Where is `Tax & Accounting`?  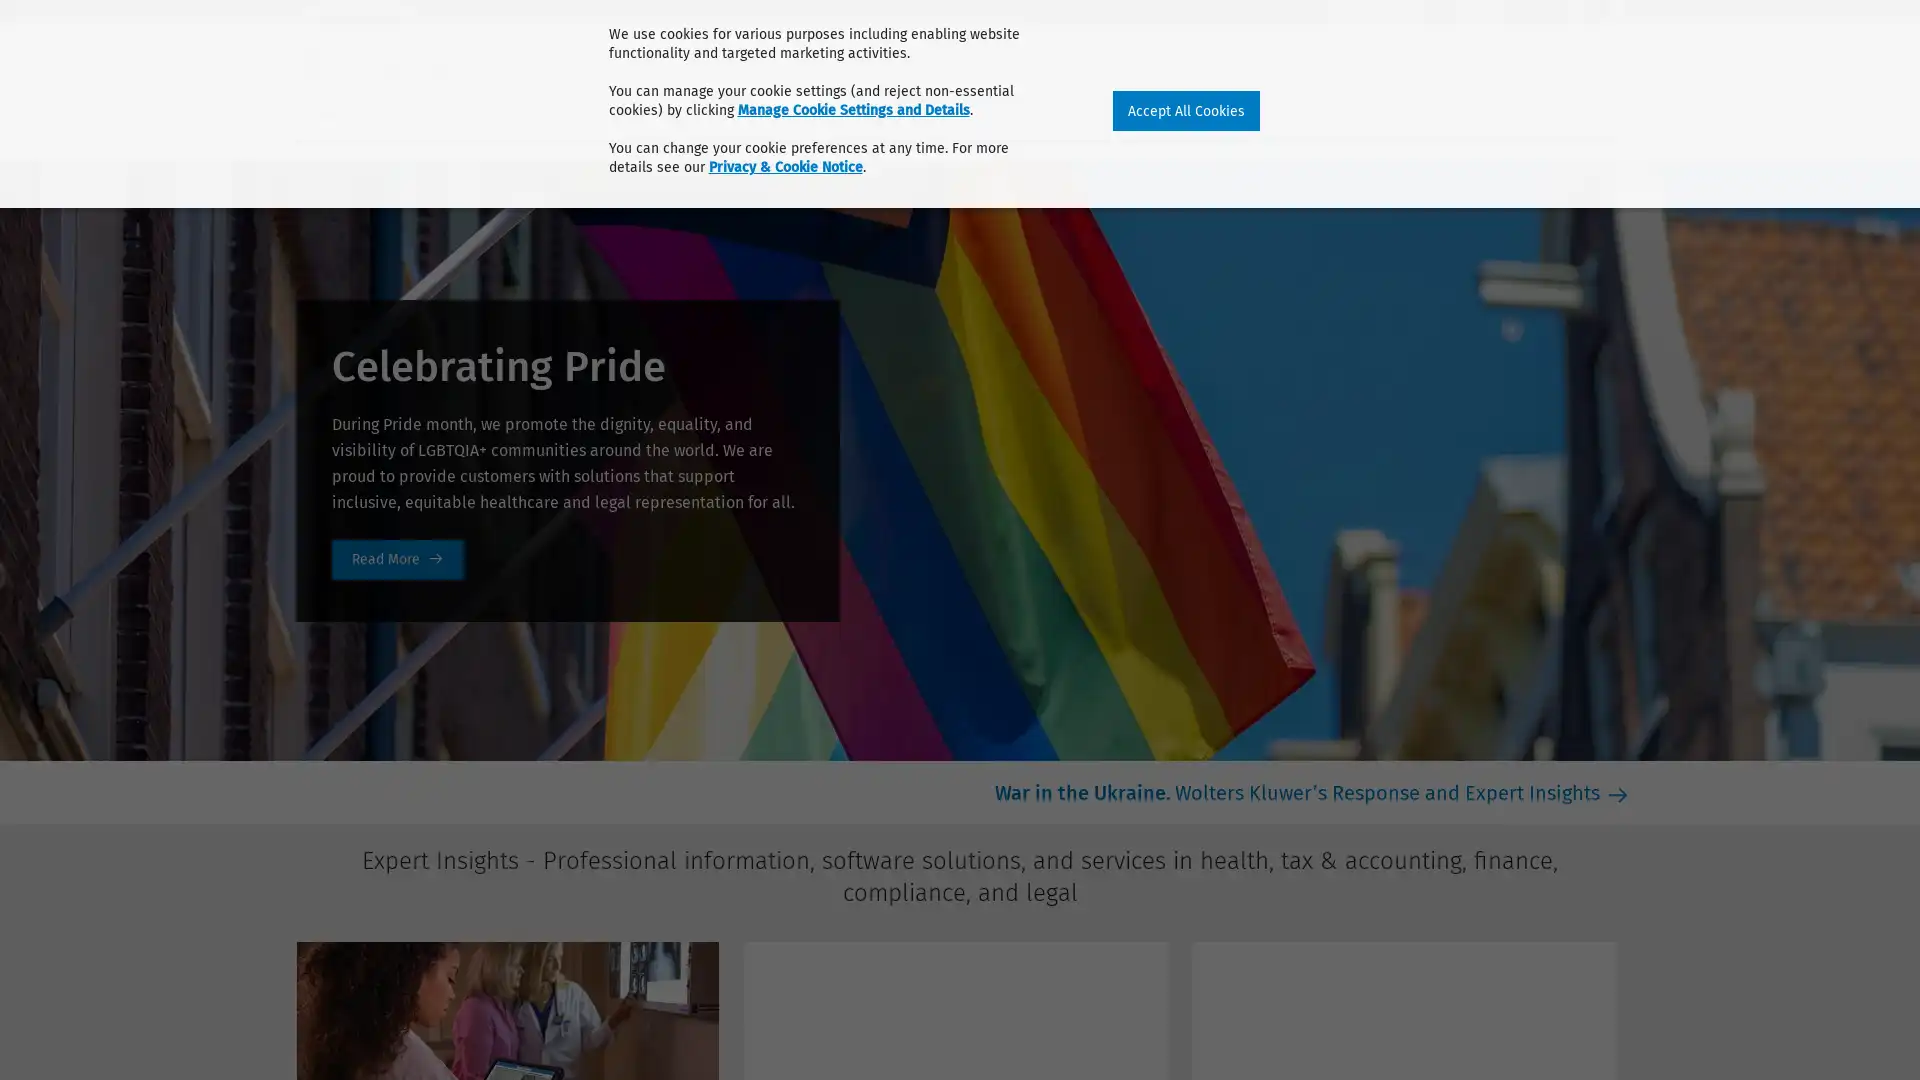 Tax & Accounting is located at coordinates (474, 112).